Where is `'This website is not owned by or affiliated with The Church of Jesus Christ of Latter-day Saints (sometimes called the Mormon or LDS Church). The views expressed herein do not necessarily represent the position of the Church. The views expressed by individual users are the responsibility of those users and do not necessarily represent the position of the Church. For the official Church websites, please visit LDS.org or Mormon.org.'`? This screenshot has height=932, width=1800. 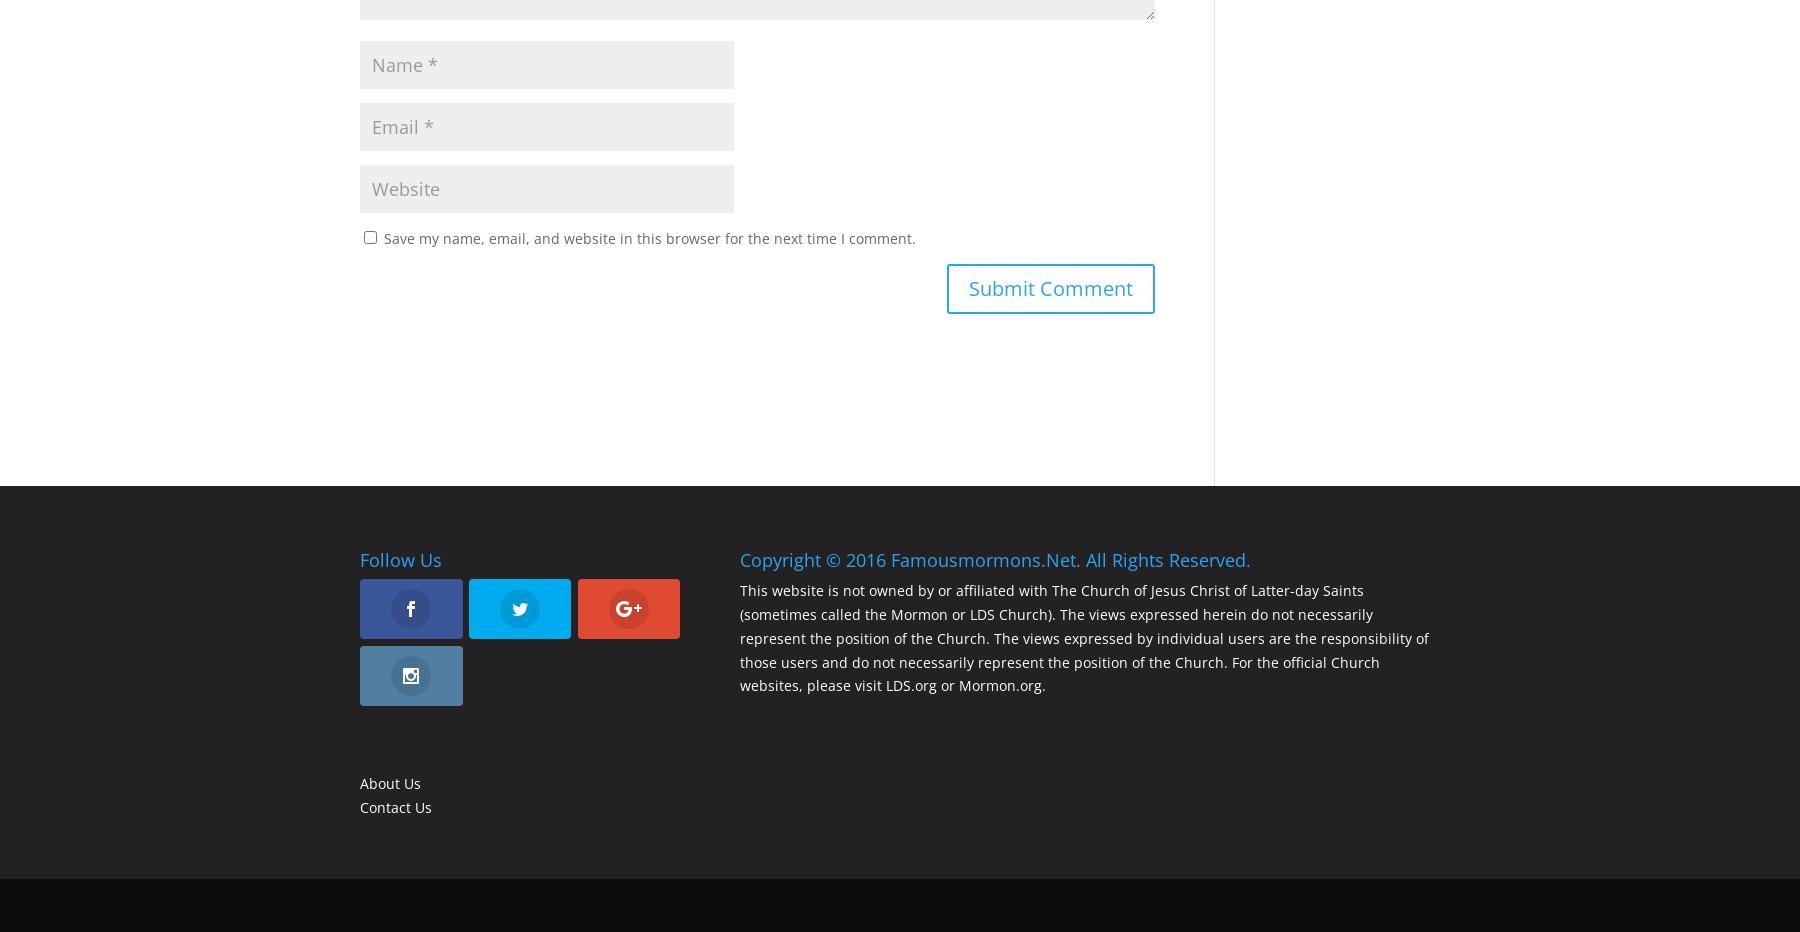
'This website is not owned by or affiliated with The Church of Jesus Christ of Latter-day Saints (sometimes called the Mormon or LDS Church). The views expressed herein do not necessarily represent the position of the Church. The views expressed by individual users are the responsibility of those users and do not necessarily represent the position of the Church. For the official Church websites, please visit LDS.org or Mormon.org.' is located at coordinates (1083, 636).